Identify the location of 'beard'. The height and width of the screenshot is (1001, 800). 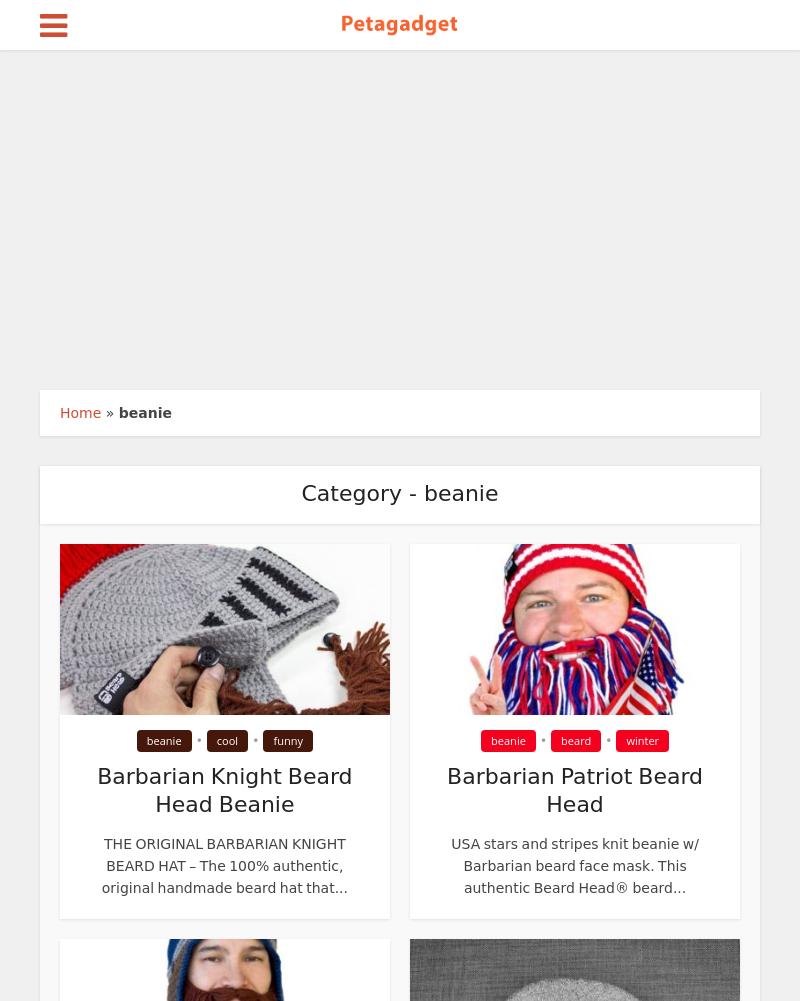
(575, 740).